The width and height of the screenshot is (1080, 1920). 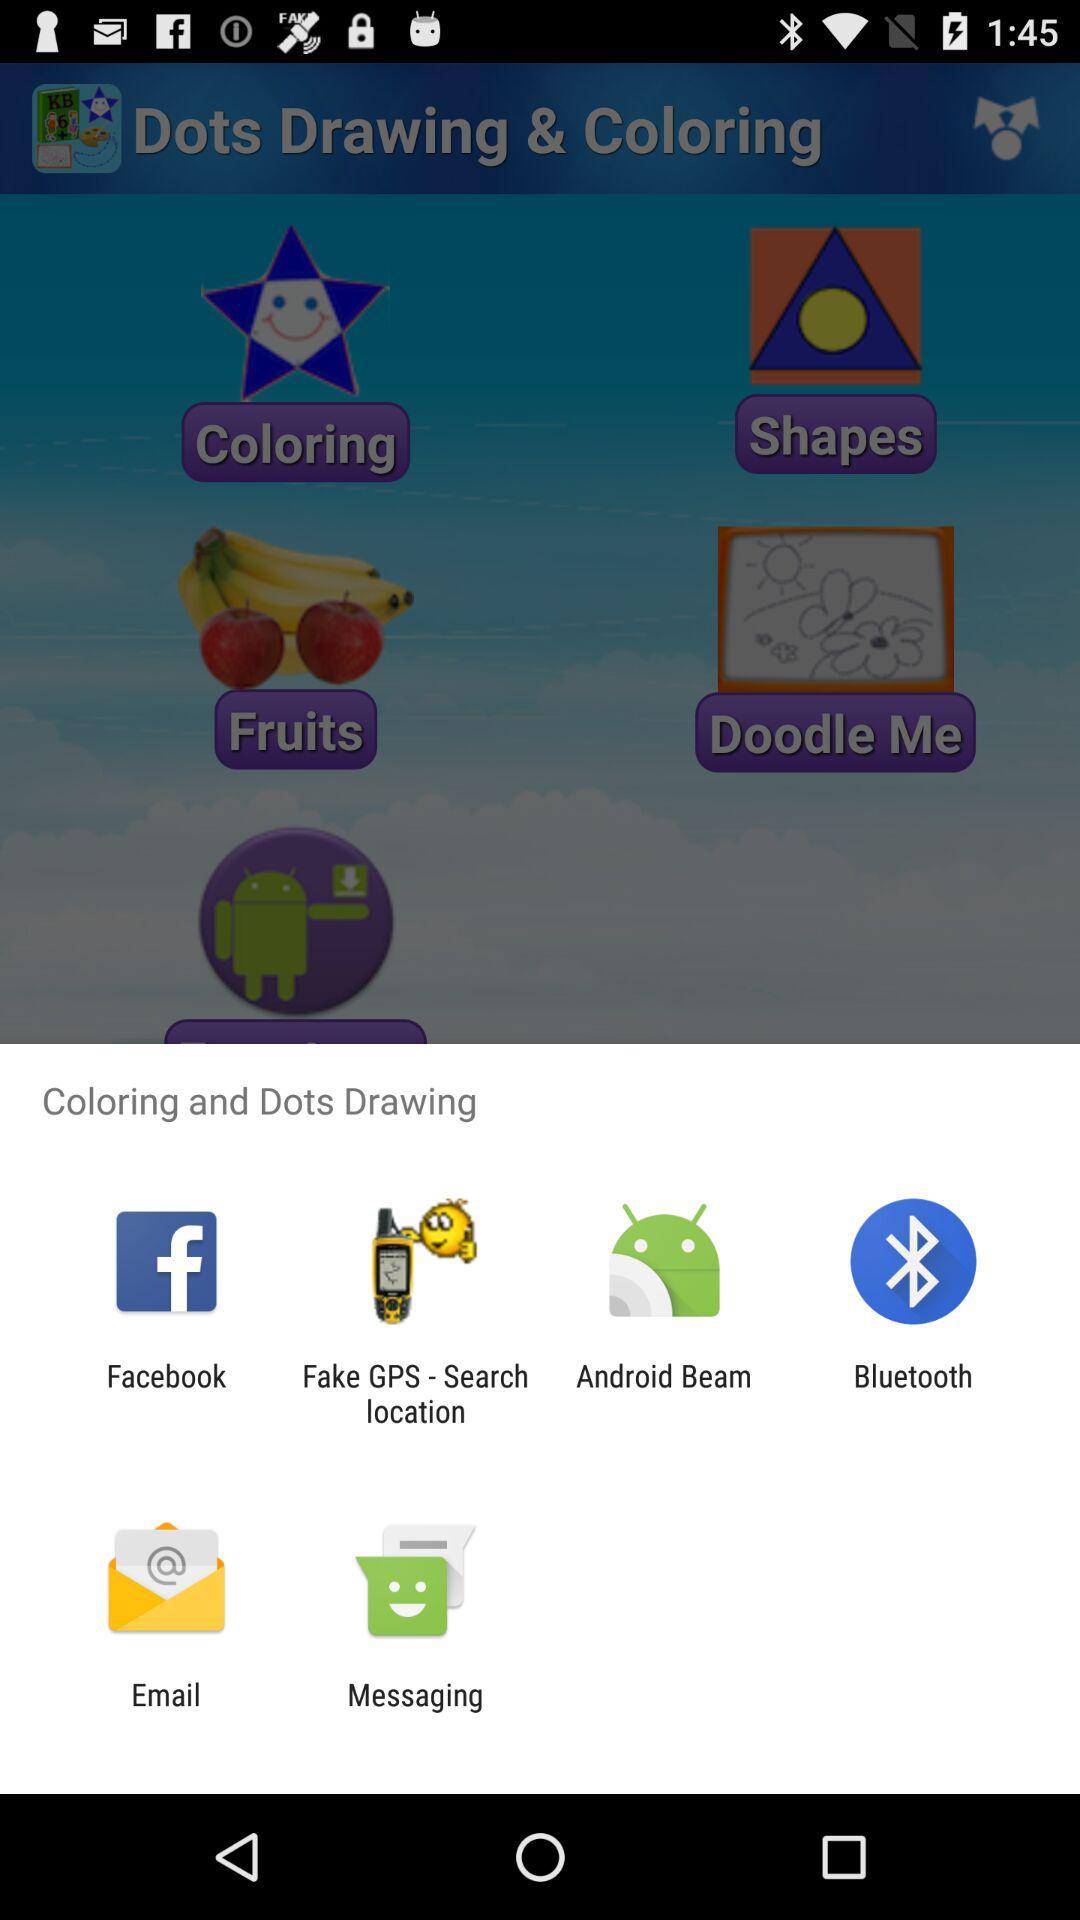 What do you see at coordinates (913, 1392) in the screenshot?
I see `the bluetooth icon` at bounding box center [913, 1392].